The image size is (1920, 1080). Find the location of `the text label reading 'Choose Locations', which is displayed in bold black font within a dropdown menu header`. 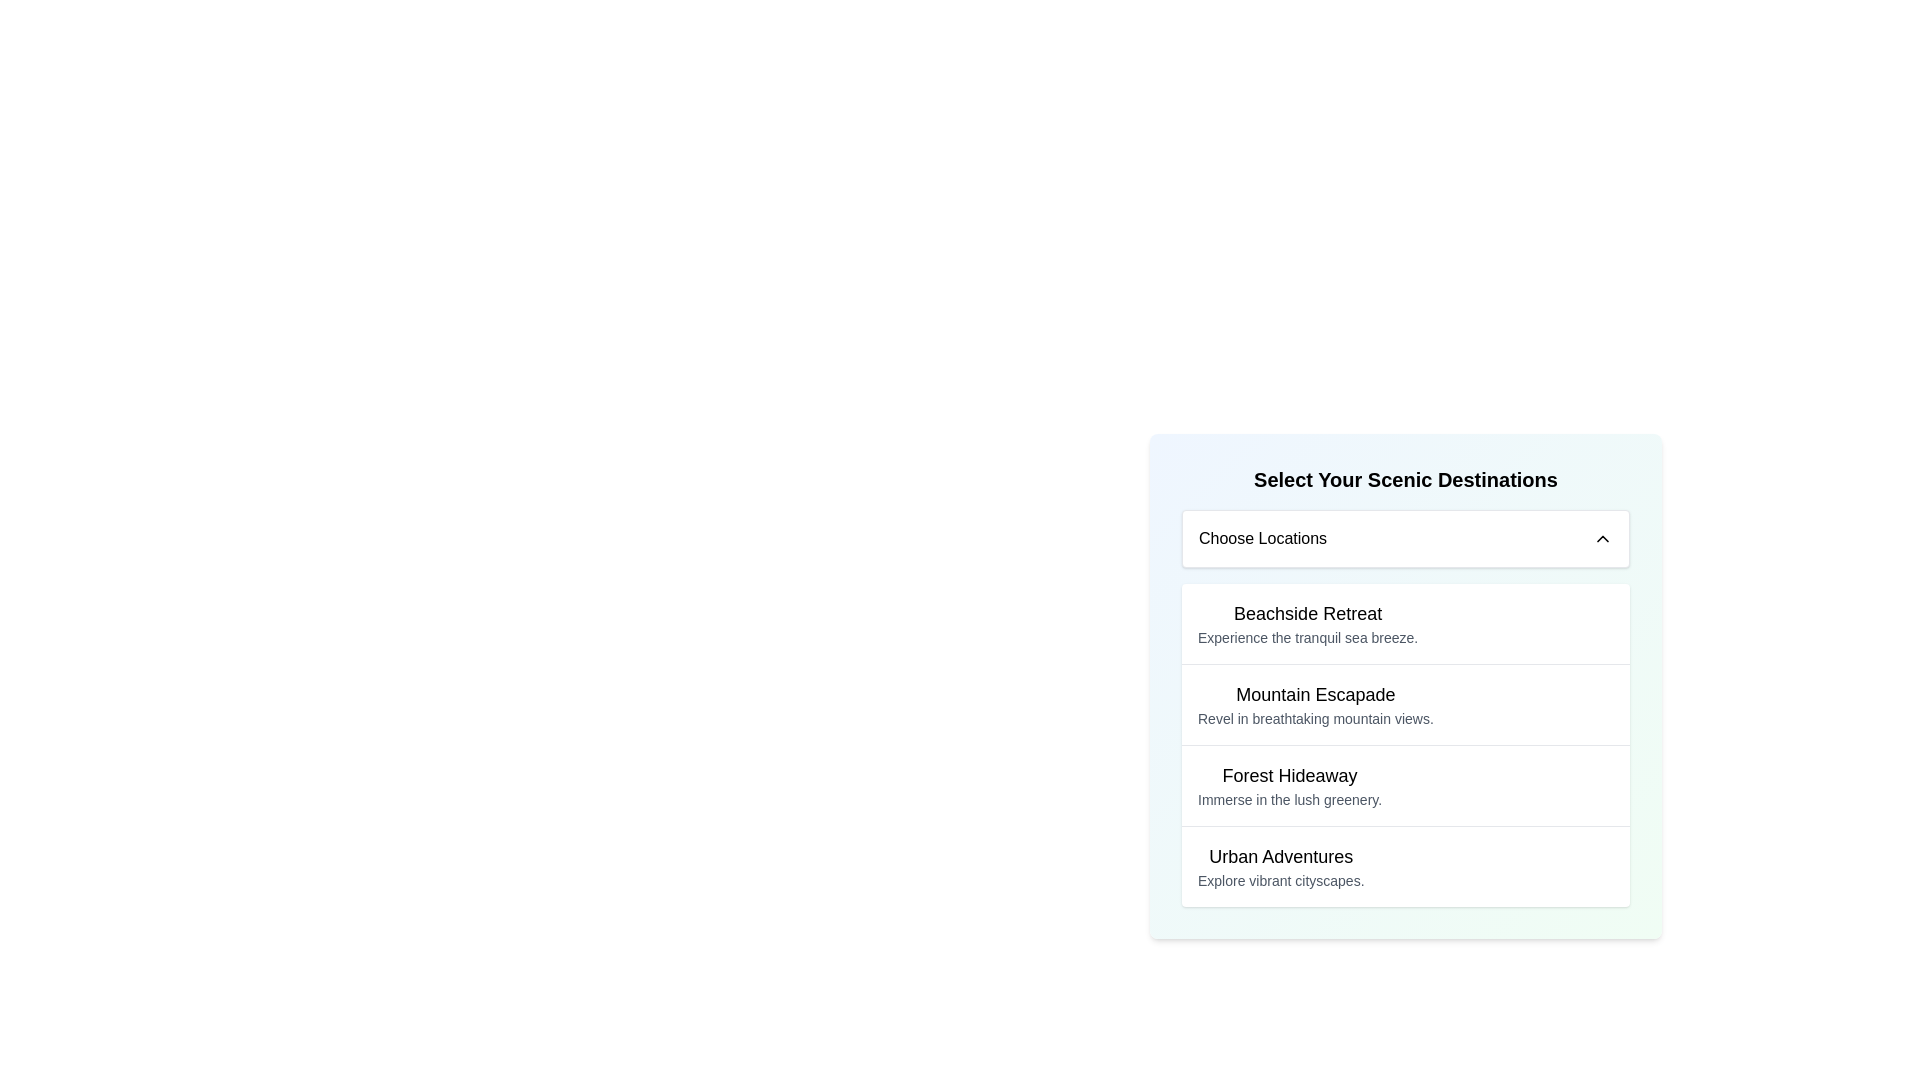

the text label reading 'Choose Locations', which is displayed in bold black font within a dropdown menu header is located at coordinates (1261, 538).